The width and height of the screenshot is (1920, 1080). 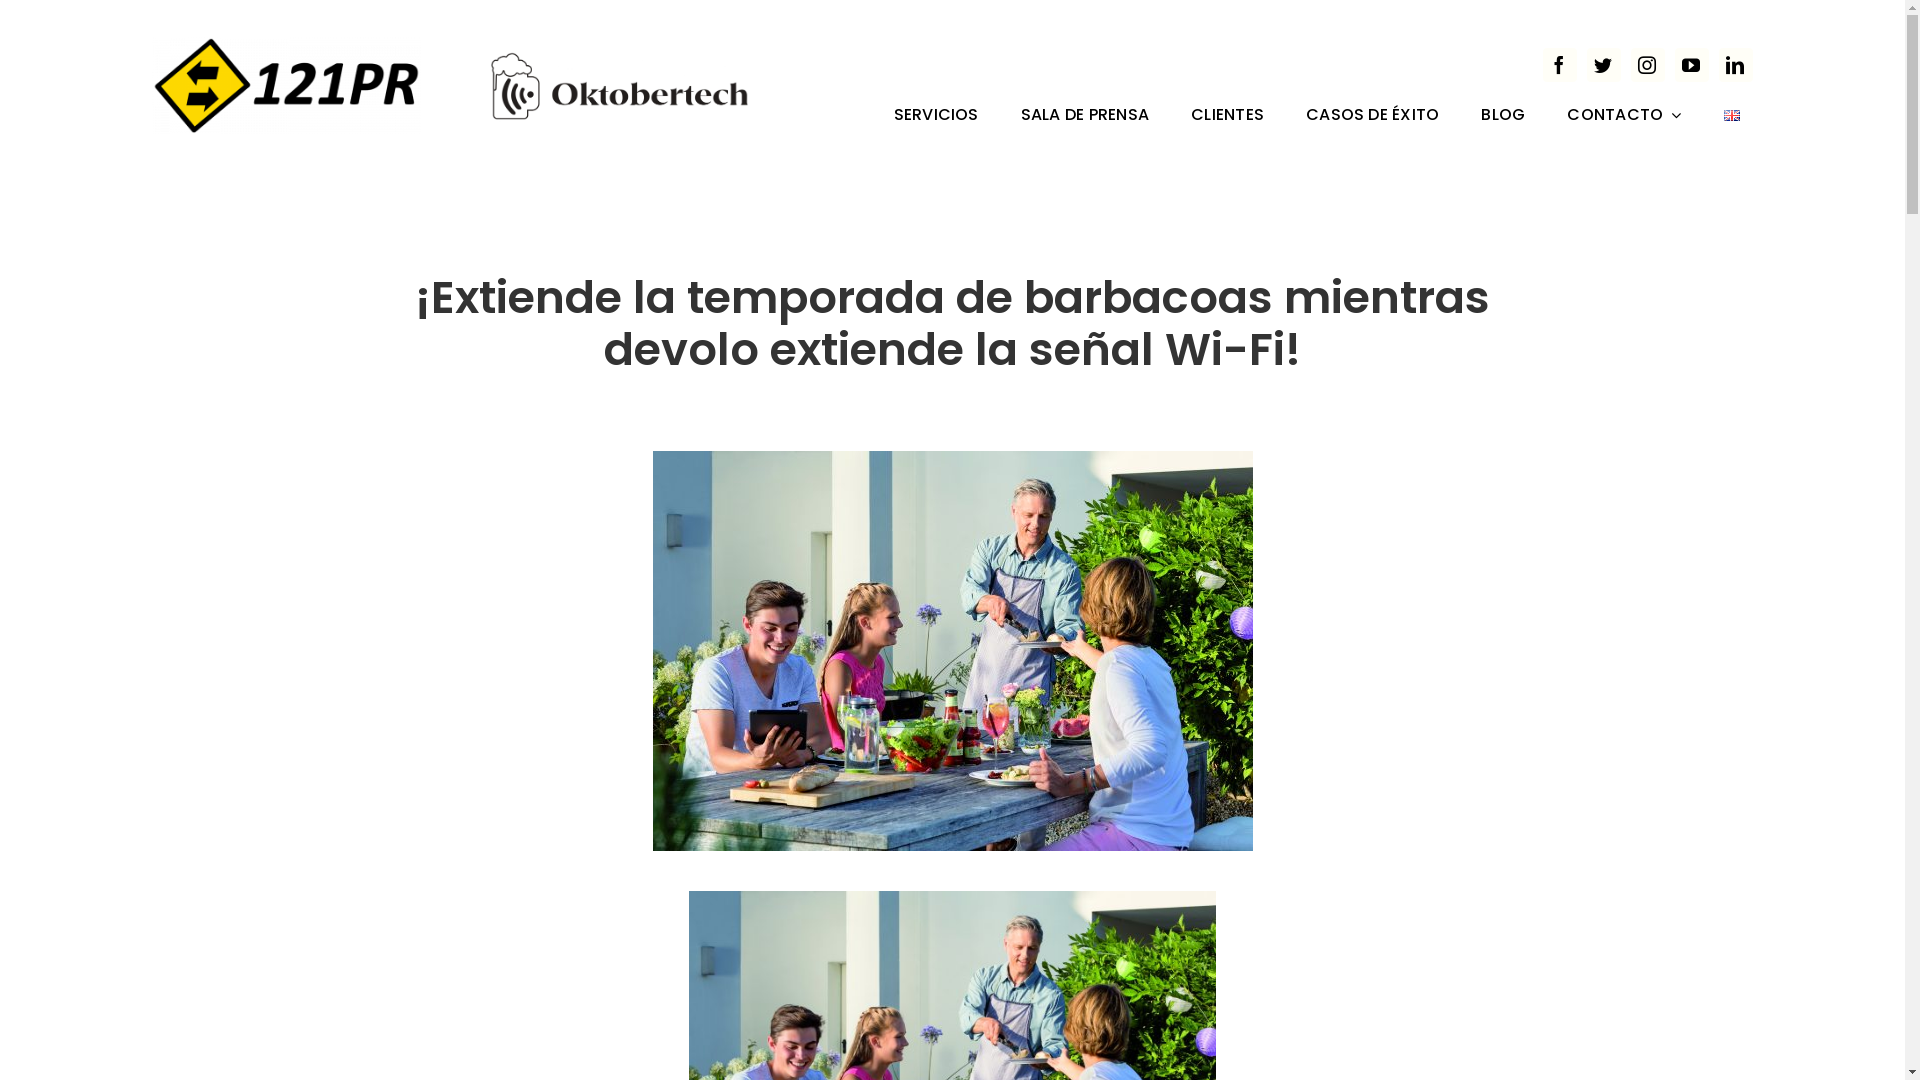 What do you see at coordinates (935, 116) in the screenshot?
I see `'SERVICIOS'` at bounding box center [935, 116].